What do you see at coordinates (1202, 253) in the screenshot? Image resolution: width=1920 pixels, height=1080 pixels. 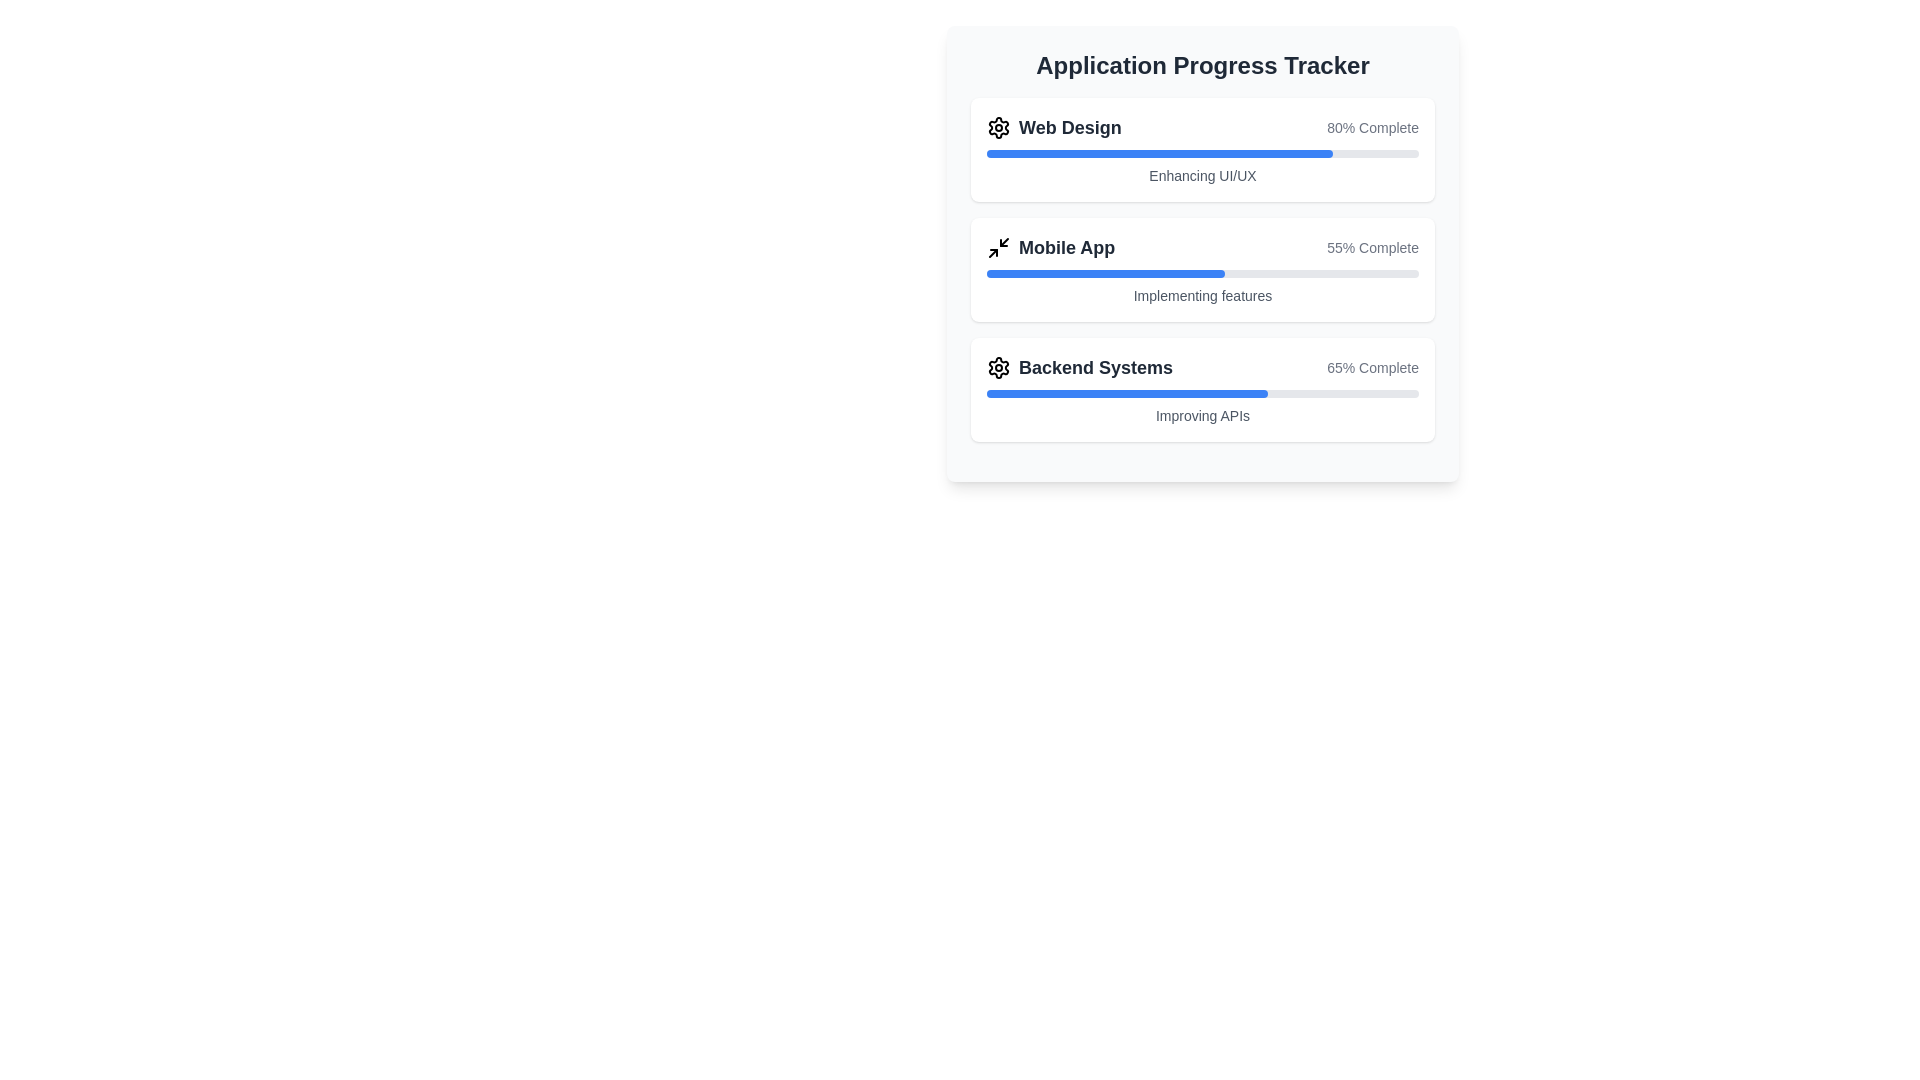 I see `the progress information of the 'Mobile App' section in the Progress Tracker card, which displays percentage completion and a visual progress bar` at bounding box center [1202, 253].